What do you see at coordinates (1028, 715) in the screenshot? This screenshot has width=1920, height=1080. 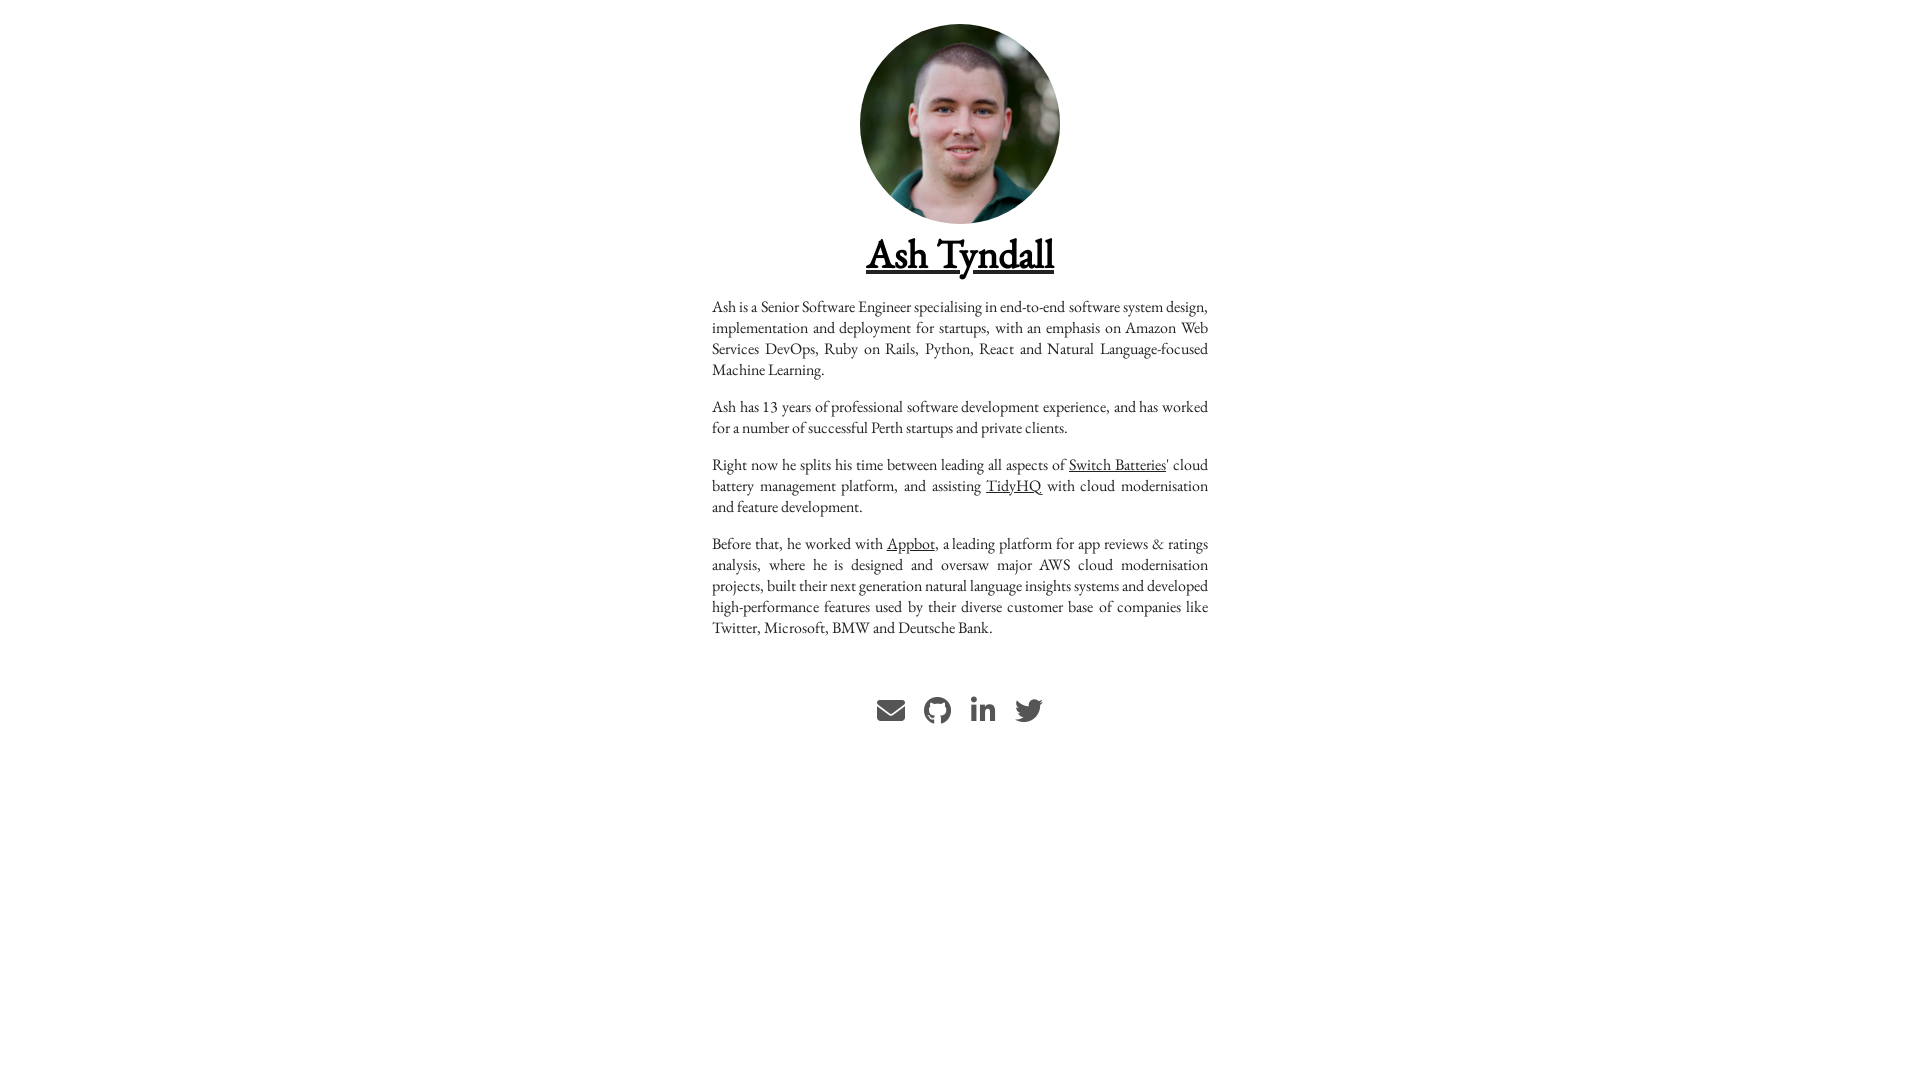 I see `'Ash on Twitter'` at bounding box center [1028, 715].